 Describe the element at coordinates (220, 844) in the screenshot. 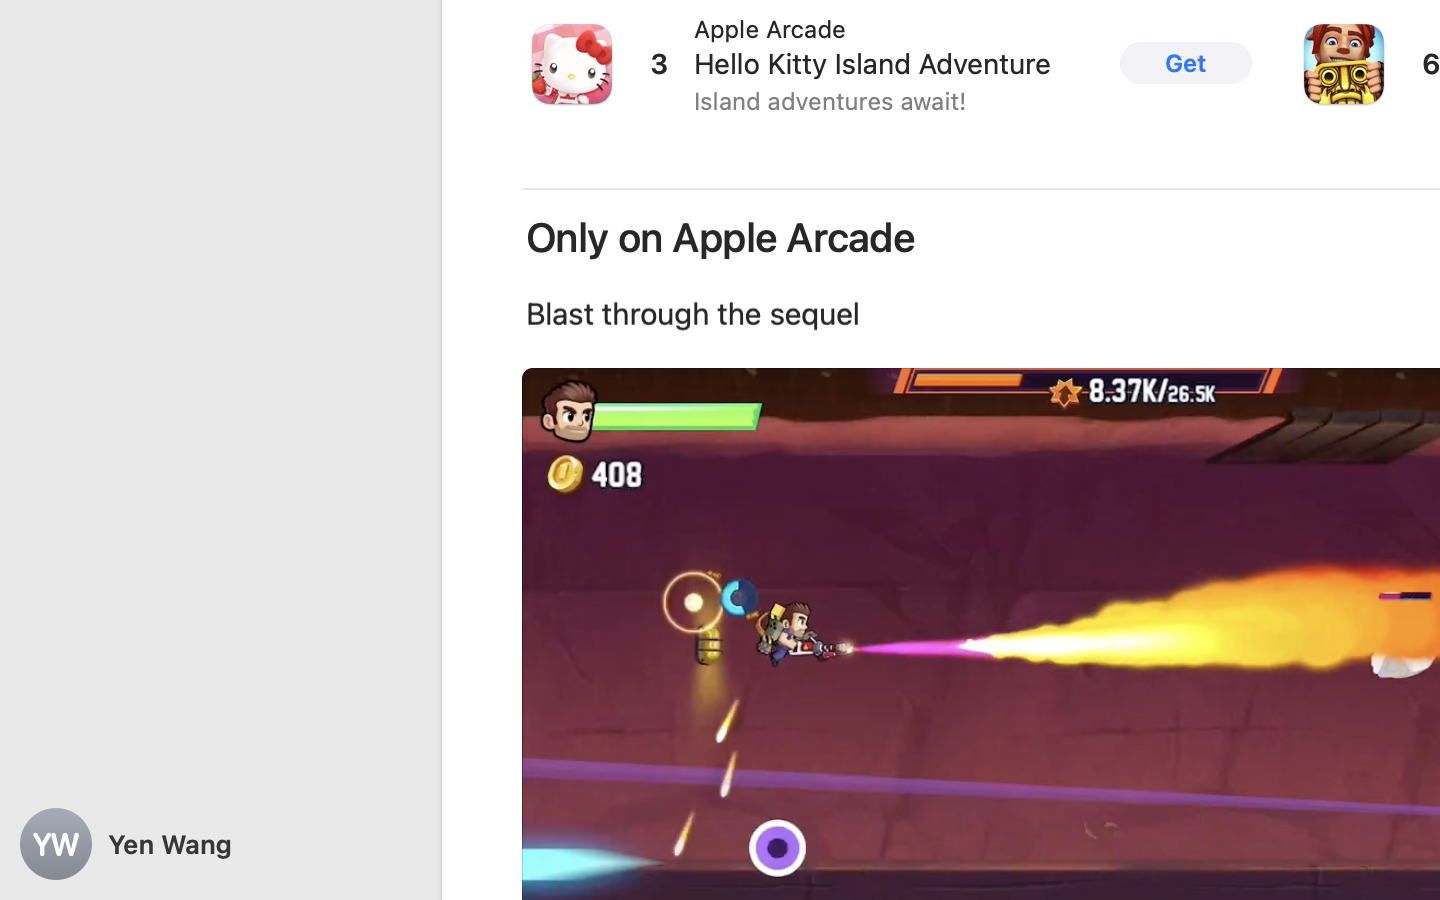

I see `'Yen Wang'` at that location.